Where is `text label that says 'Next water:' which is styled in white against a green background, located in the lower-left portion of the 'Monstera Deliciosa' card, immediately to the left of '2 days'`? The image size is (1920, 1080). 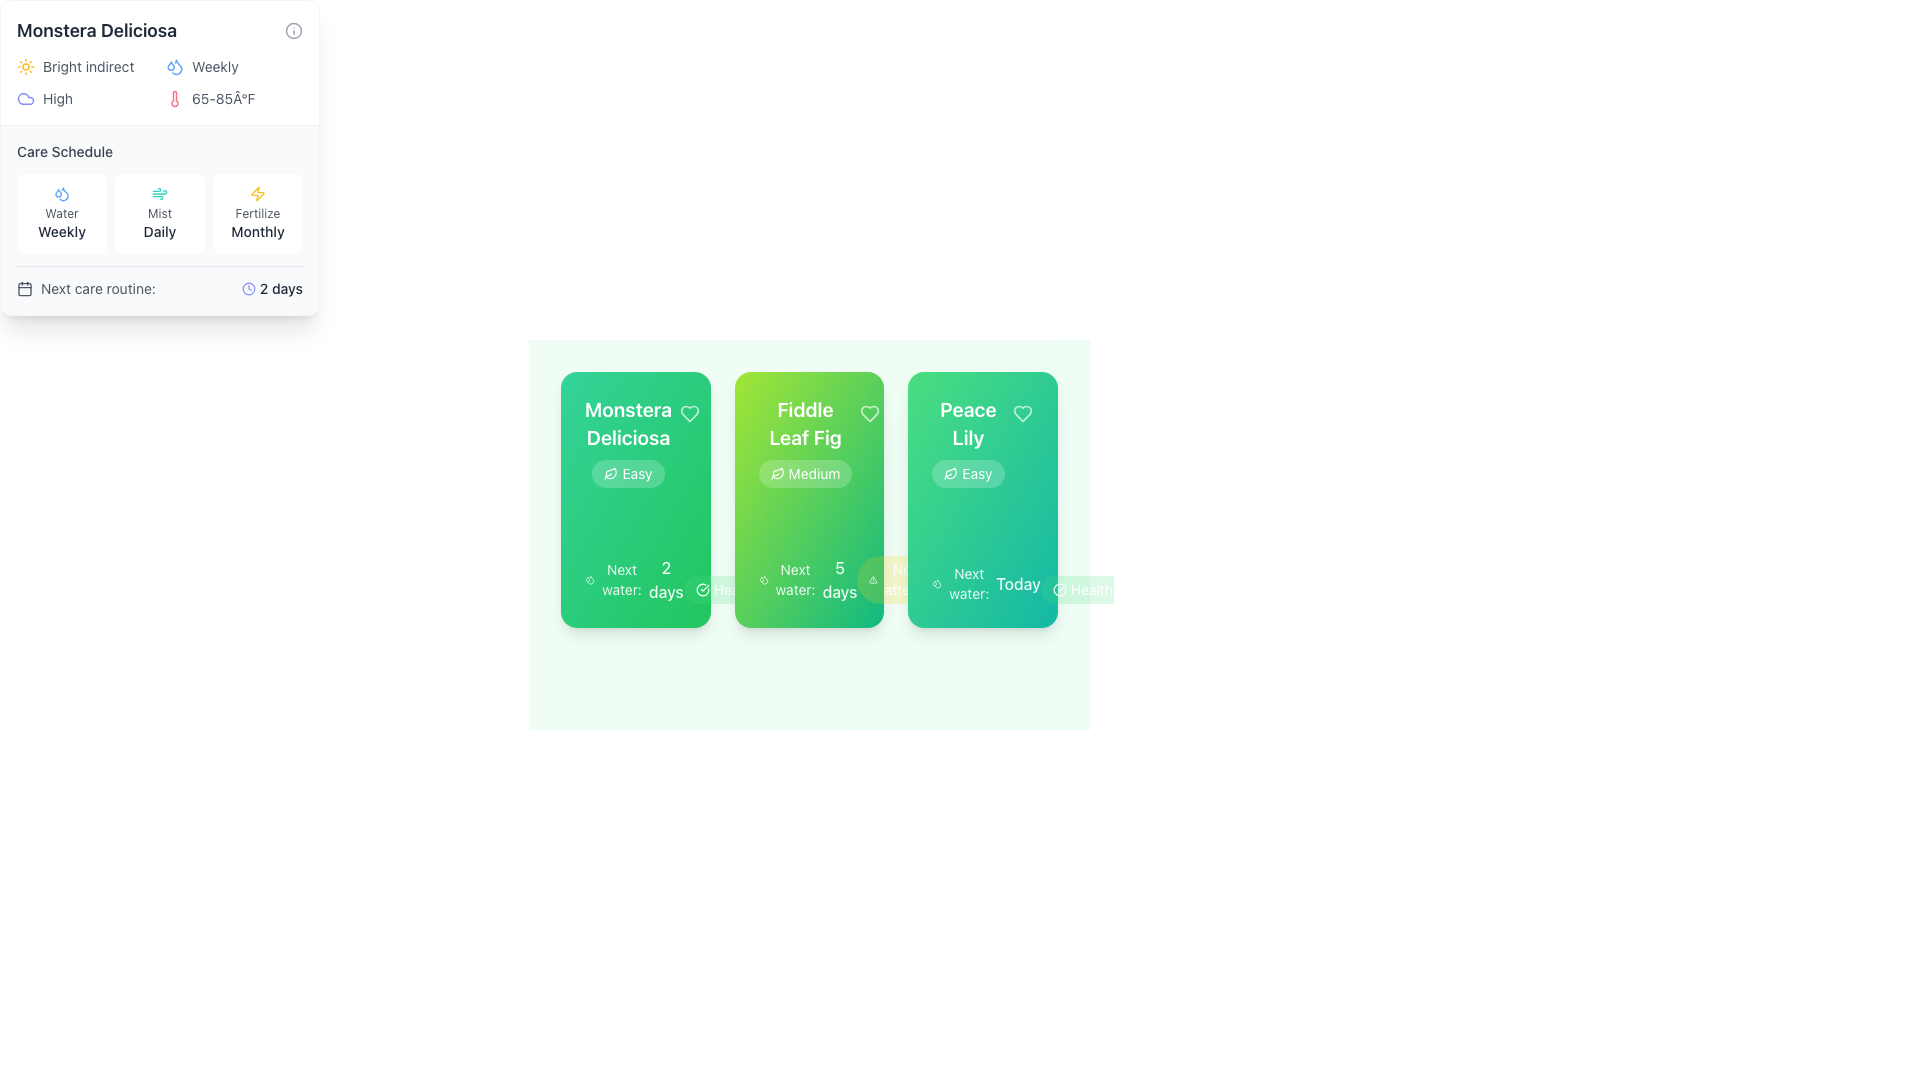
text label that says 'Next water:' which is styled in white against a green background, located in the lower-left portion of the 'Monstera Deliciosa' card, immediately to the left of '2 days' is located at coordinates (620, 579).